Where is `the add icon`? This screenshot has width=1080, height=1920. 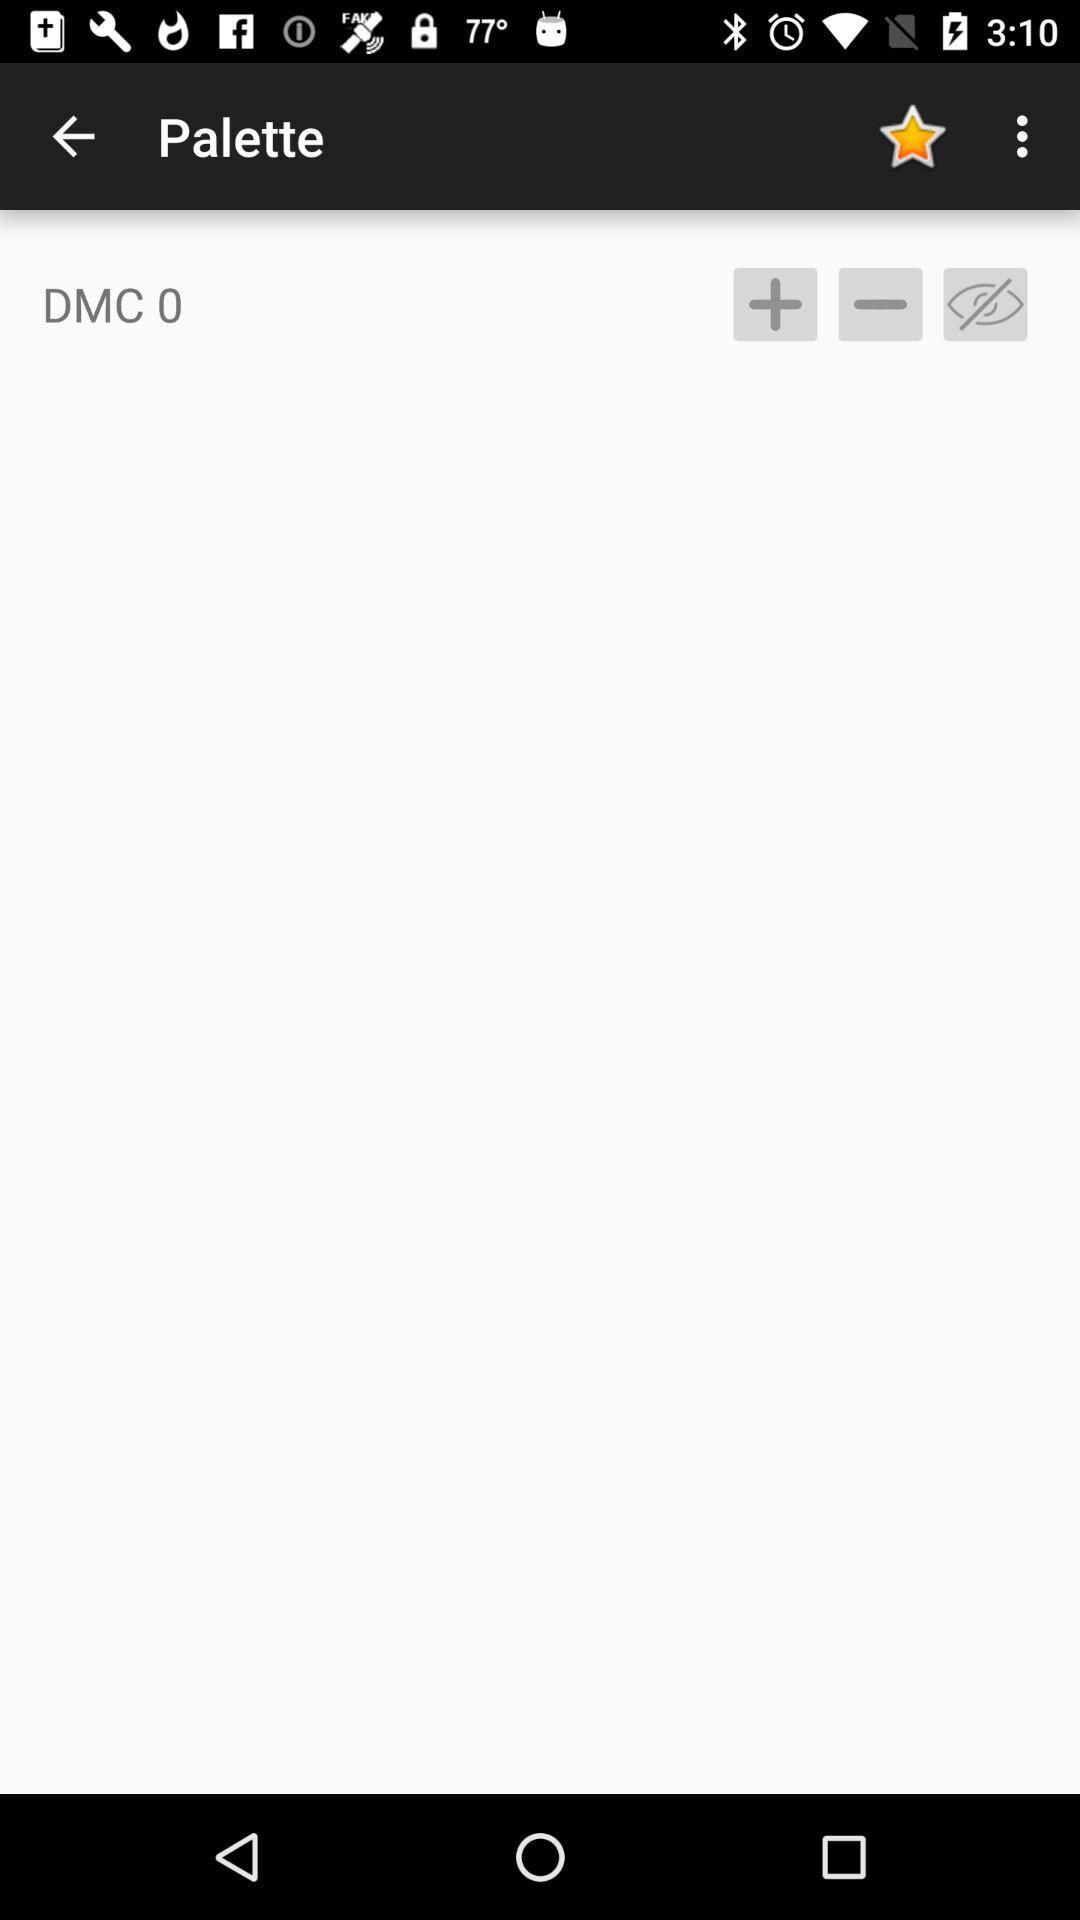
the add icon is located at coordinates (774, 303).